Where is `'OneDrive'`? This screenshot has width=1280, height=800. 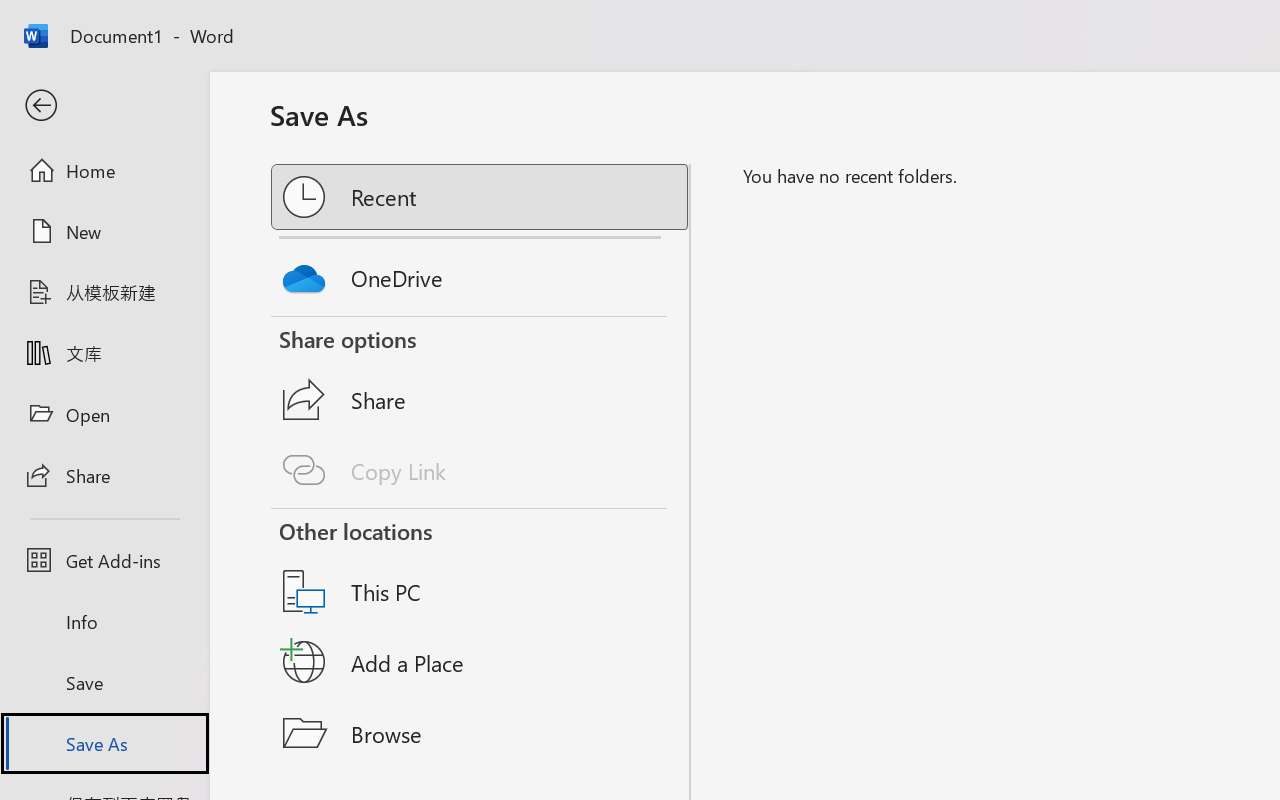
'OneDrive' is located at coordinates (481, 273).